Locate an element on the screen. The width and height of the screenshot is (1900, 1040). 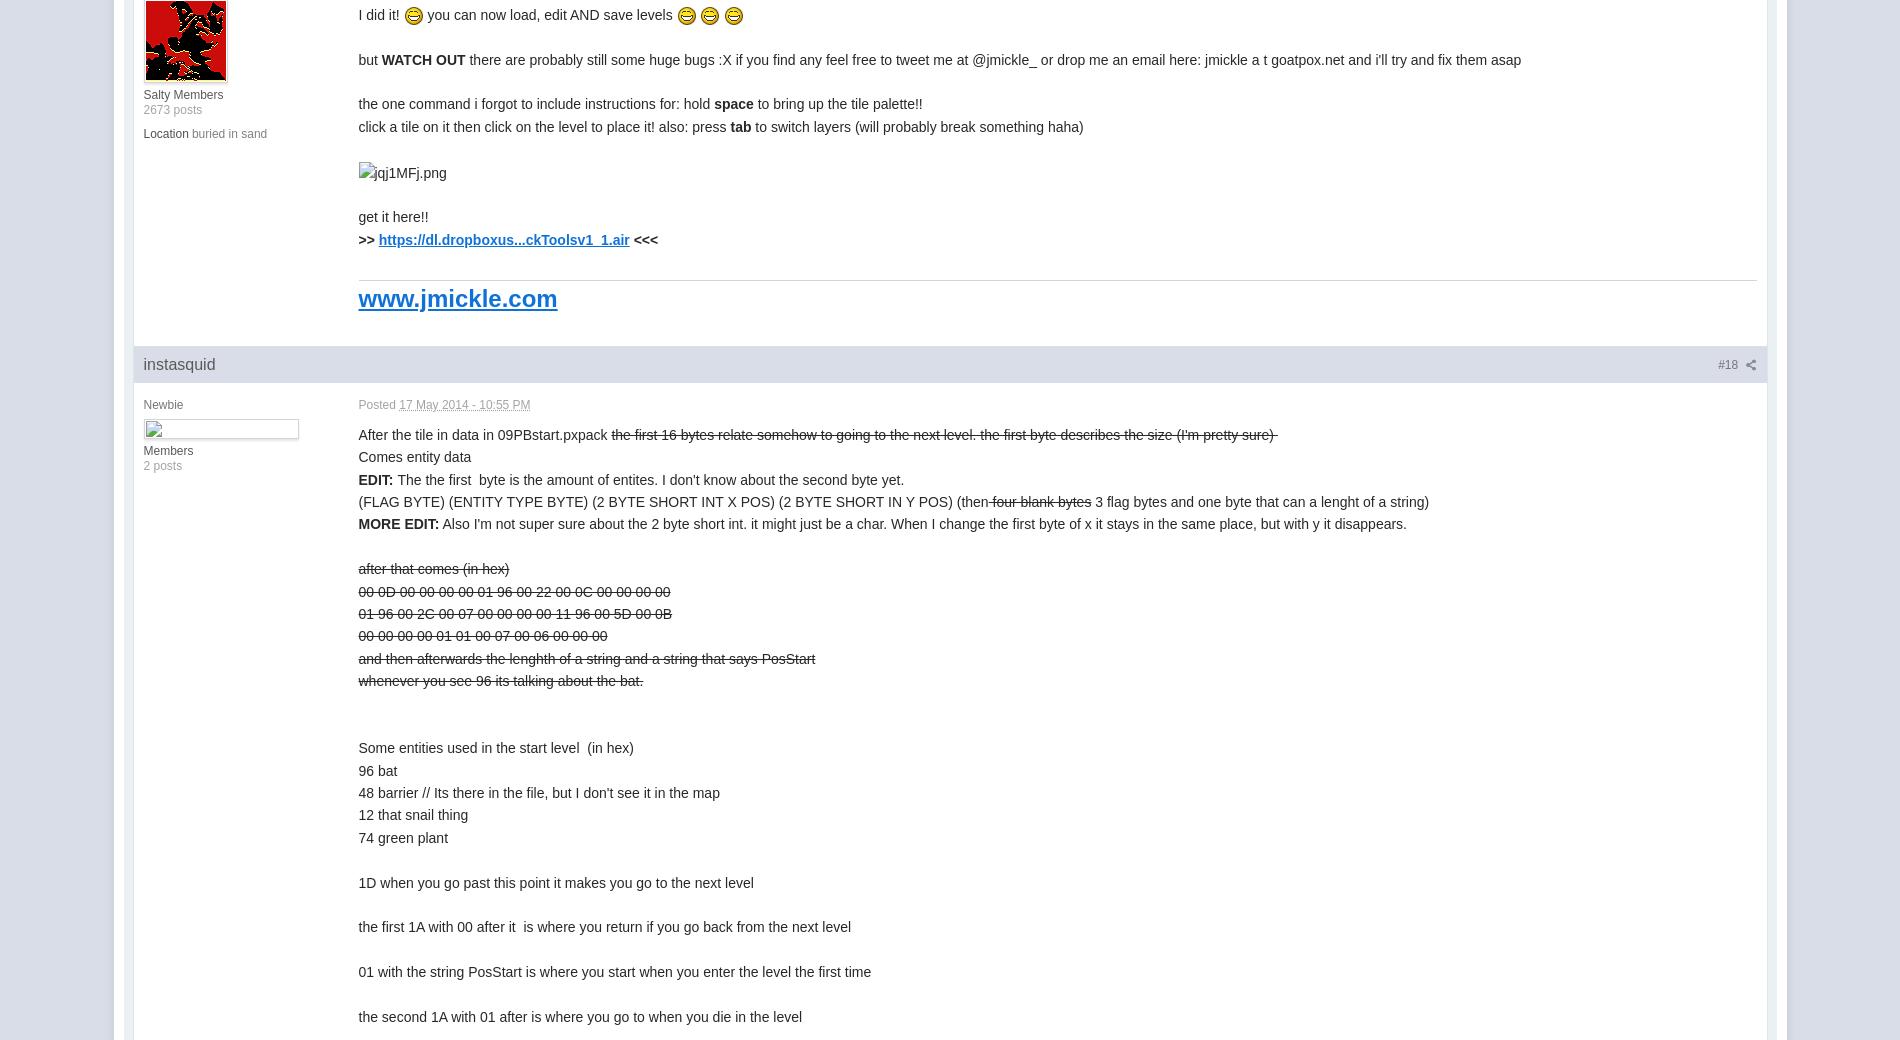
'<<<' is located at coordinates (643, 238).